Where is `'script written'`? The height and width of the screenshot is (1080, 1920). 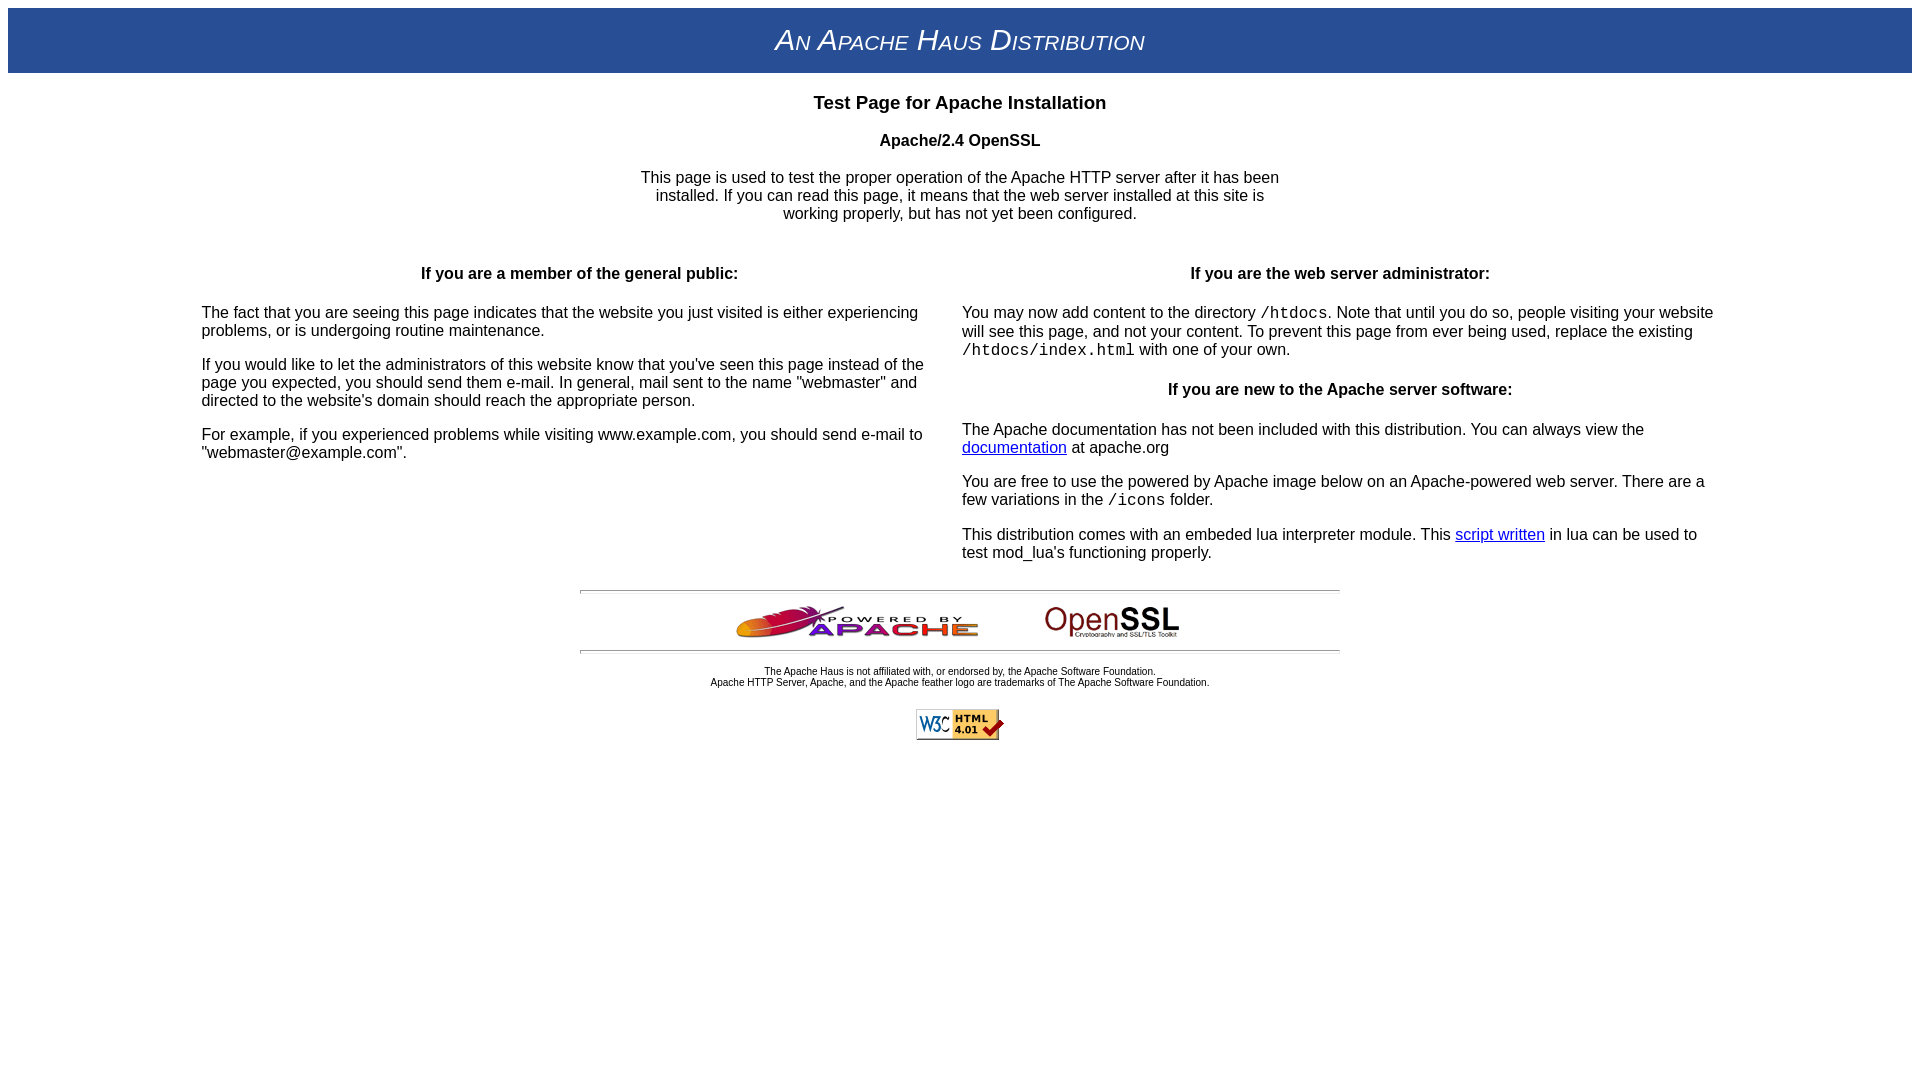
'script written' is located at coordinates (1454, 533).